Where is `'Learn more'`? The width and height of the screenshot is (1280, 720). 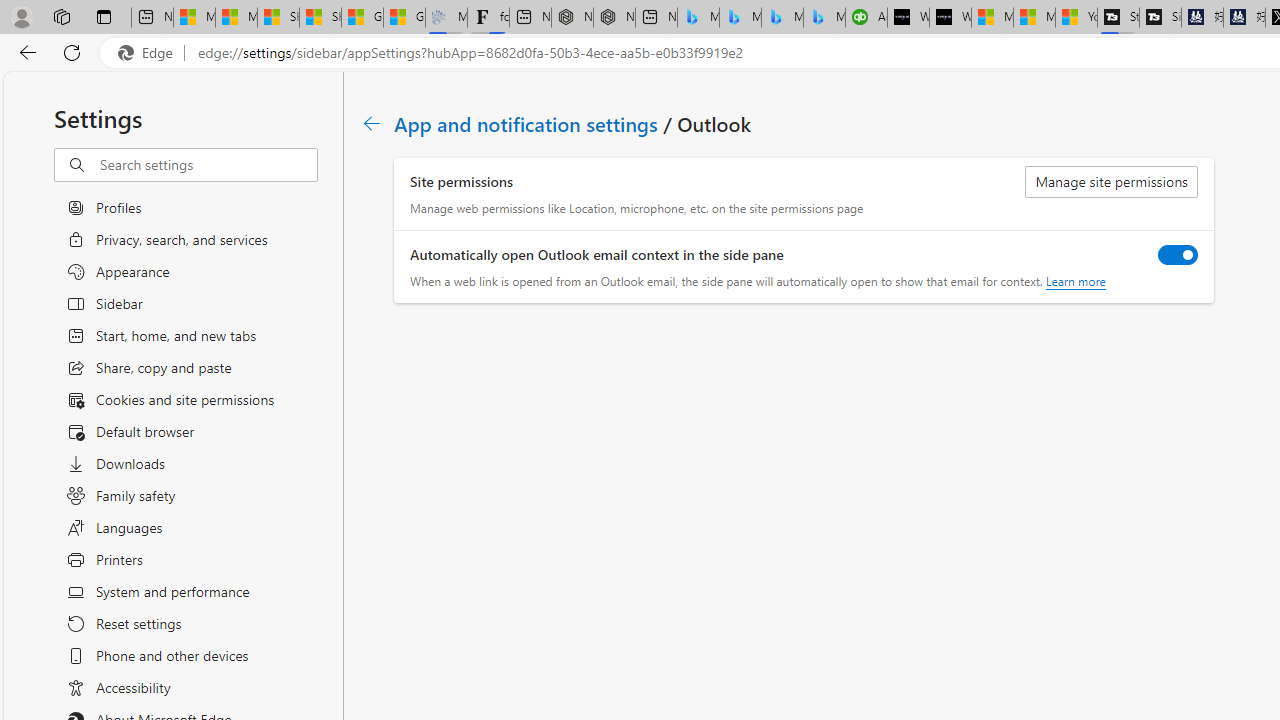 'Learn more' is located at coordinates (1074, 281).